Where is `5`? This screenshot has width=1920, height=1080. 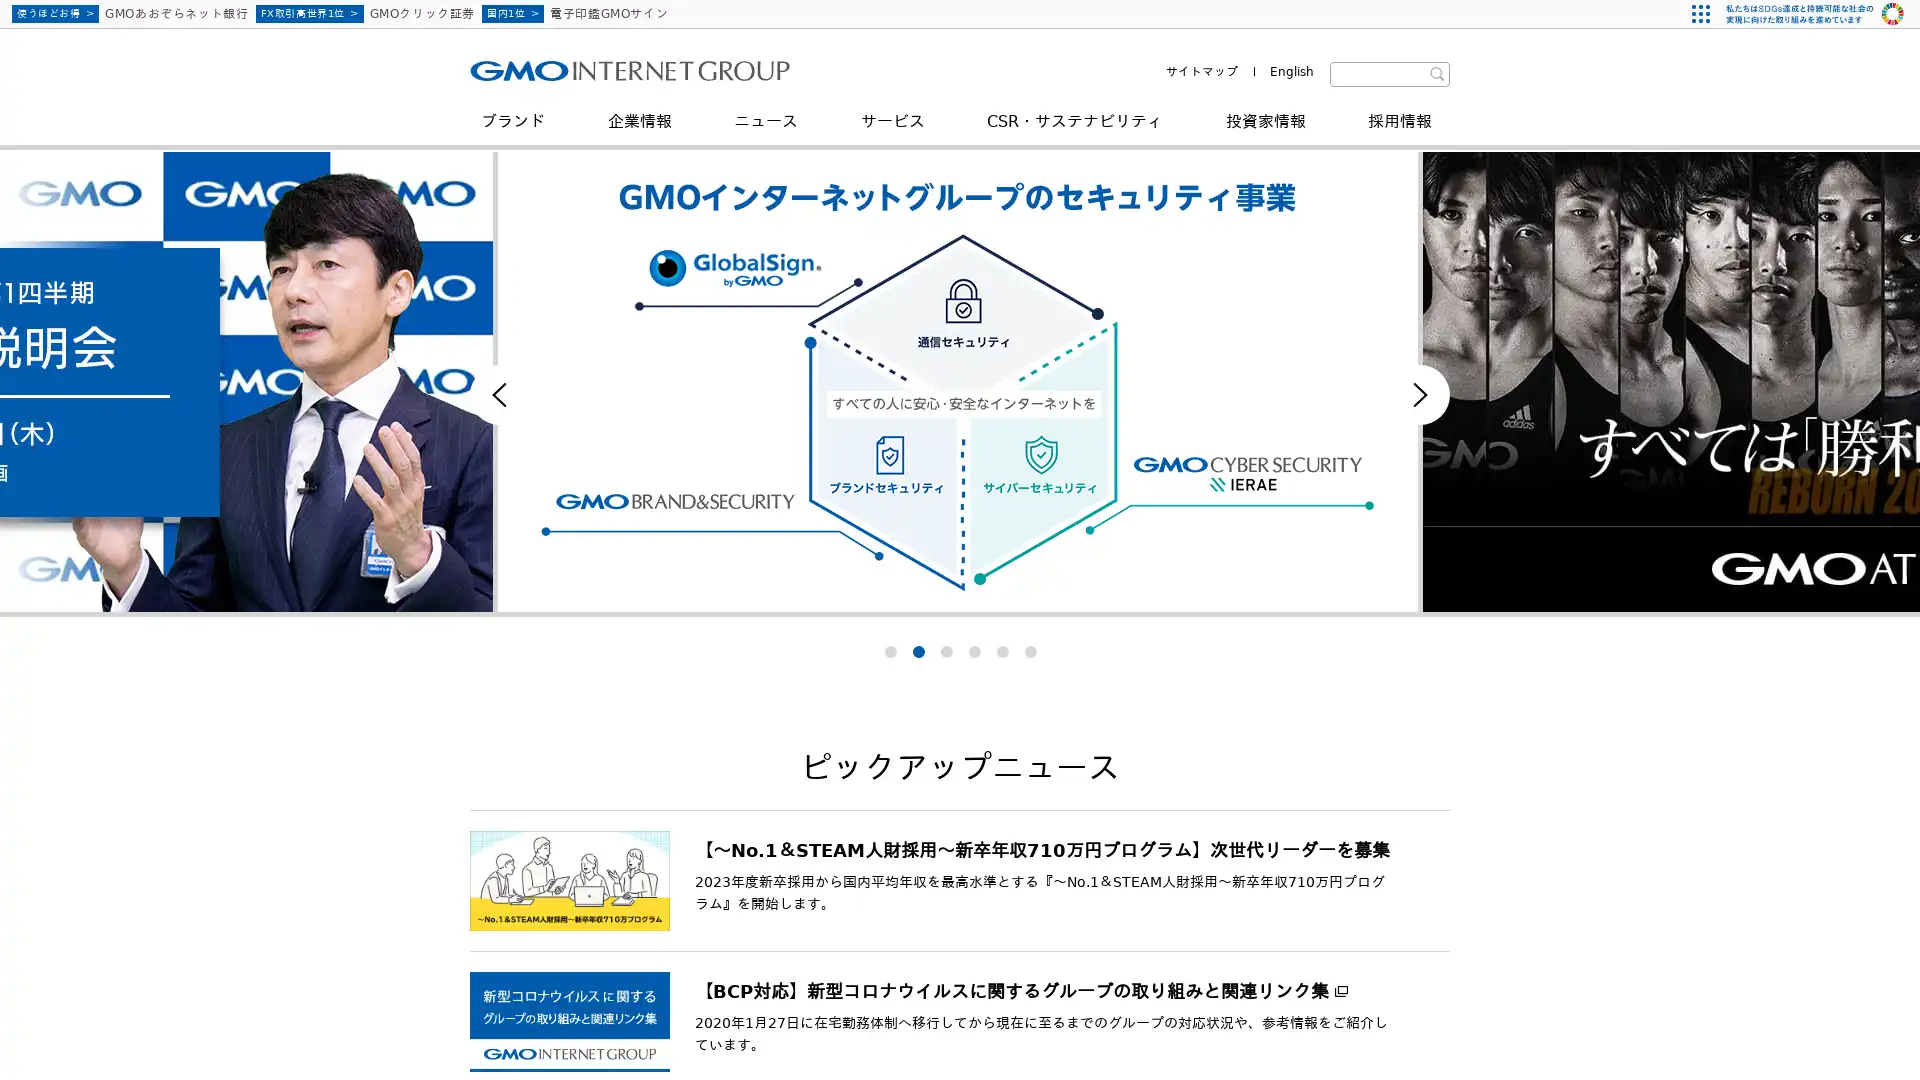
5 is located at coordinates (1002, 651).